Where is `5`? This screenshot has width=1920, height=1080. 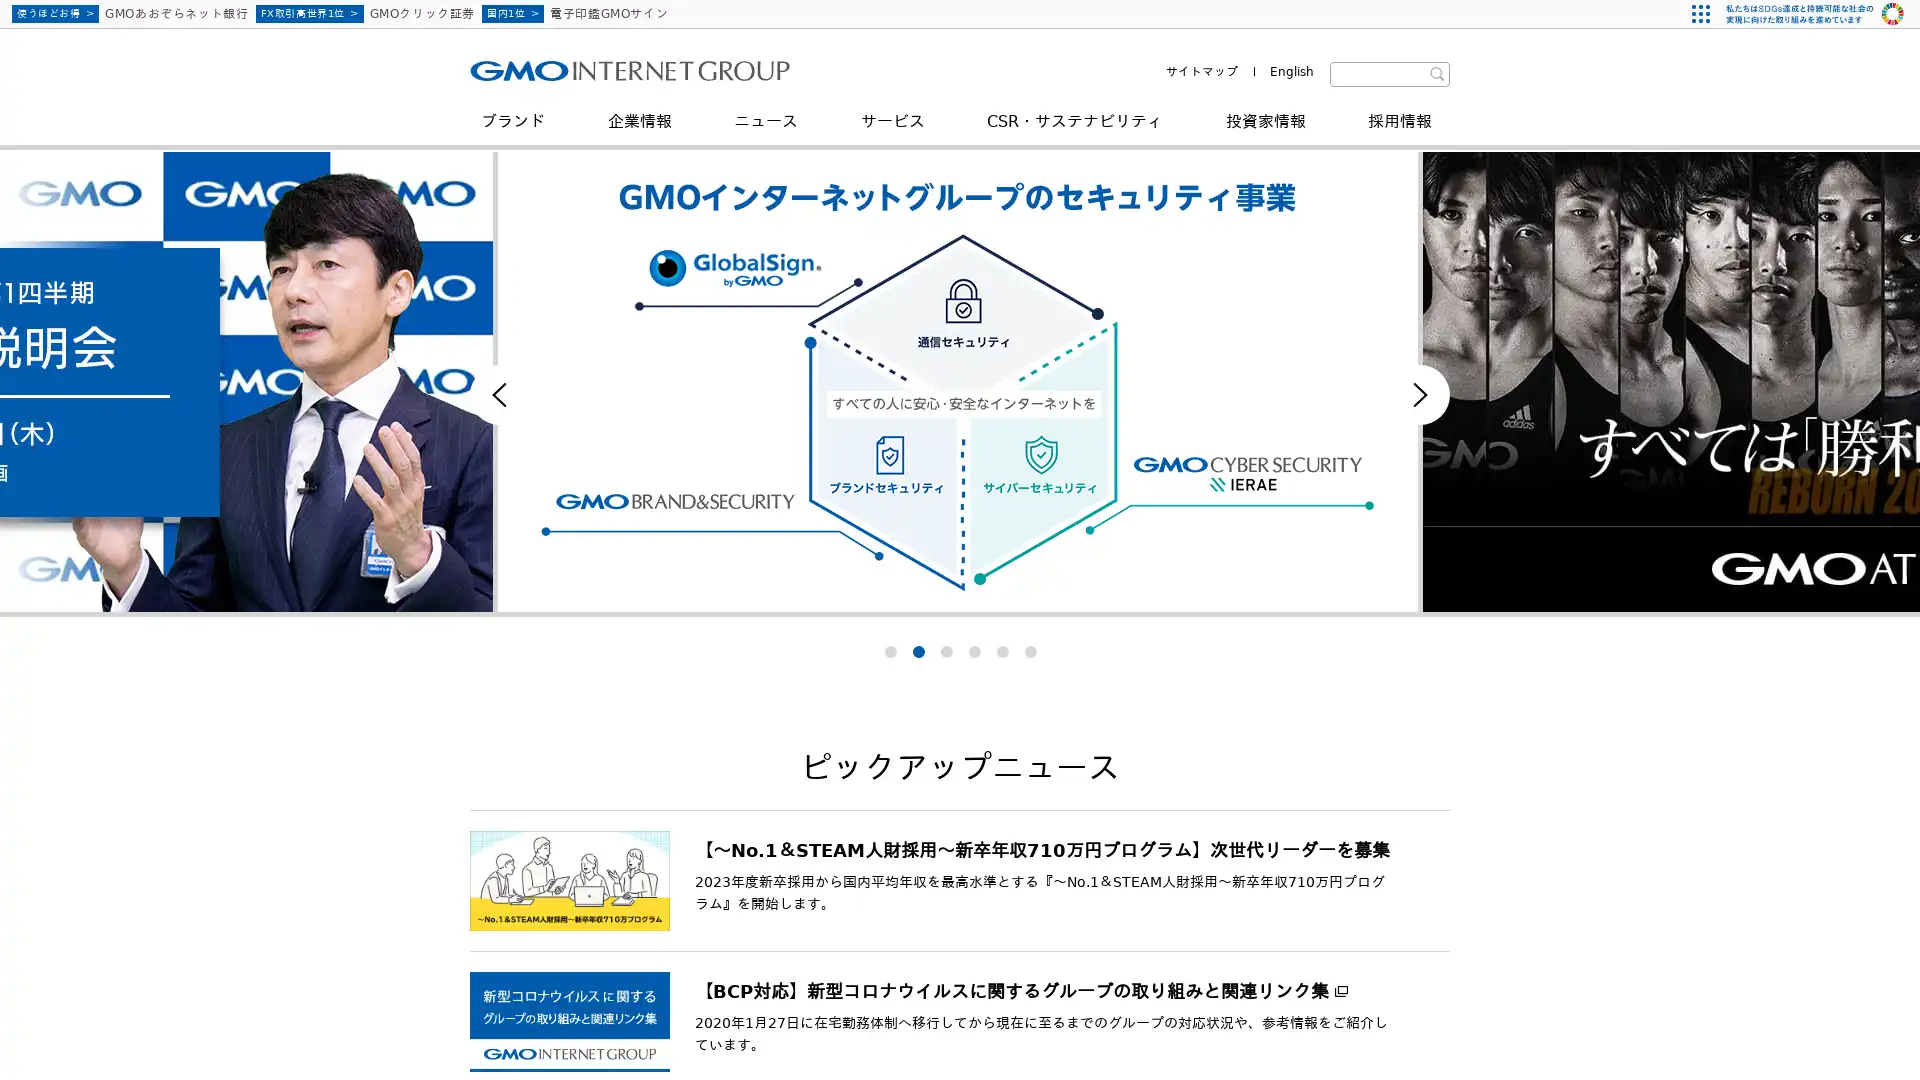
5 is located at coordinates (1002, 651).